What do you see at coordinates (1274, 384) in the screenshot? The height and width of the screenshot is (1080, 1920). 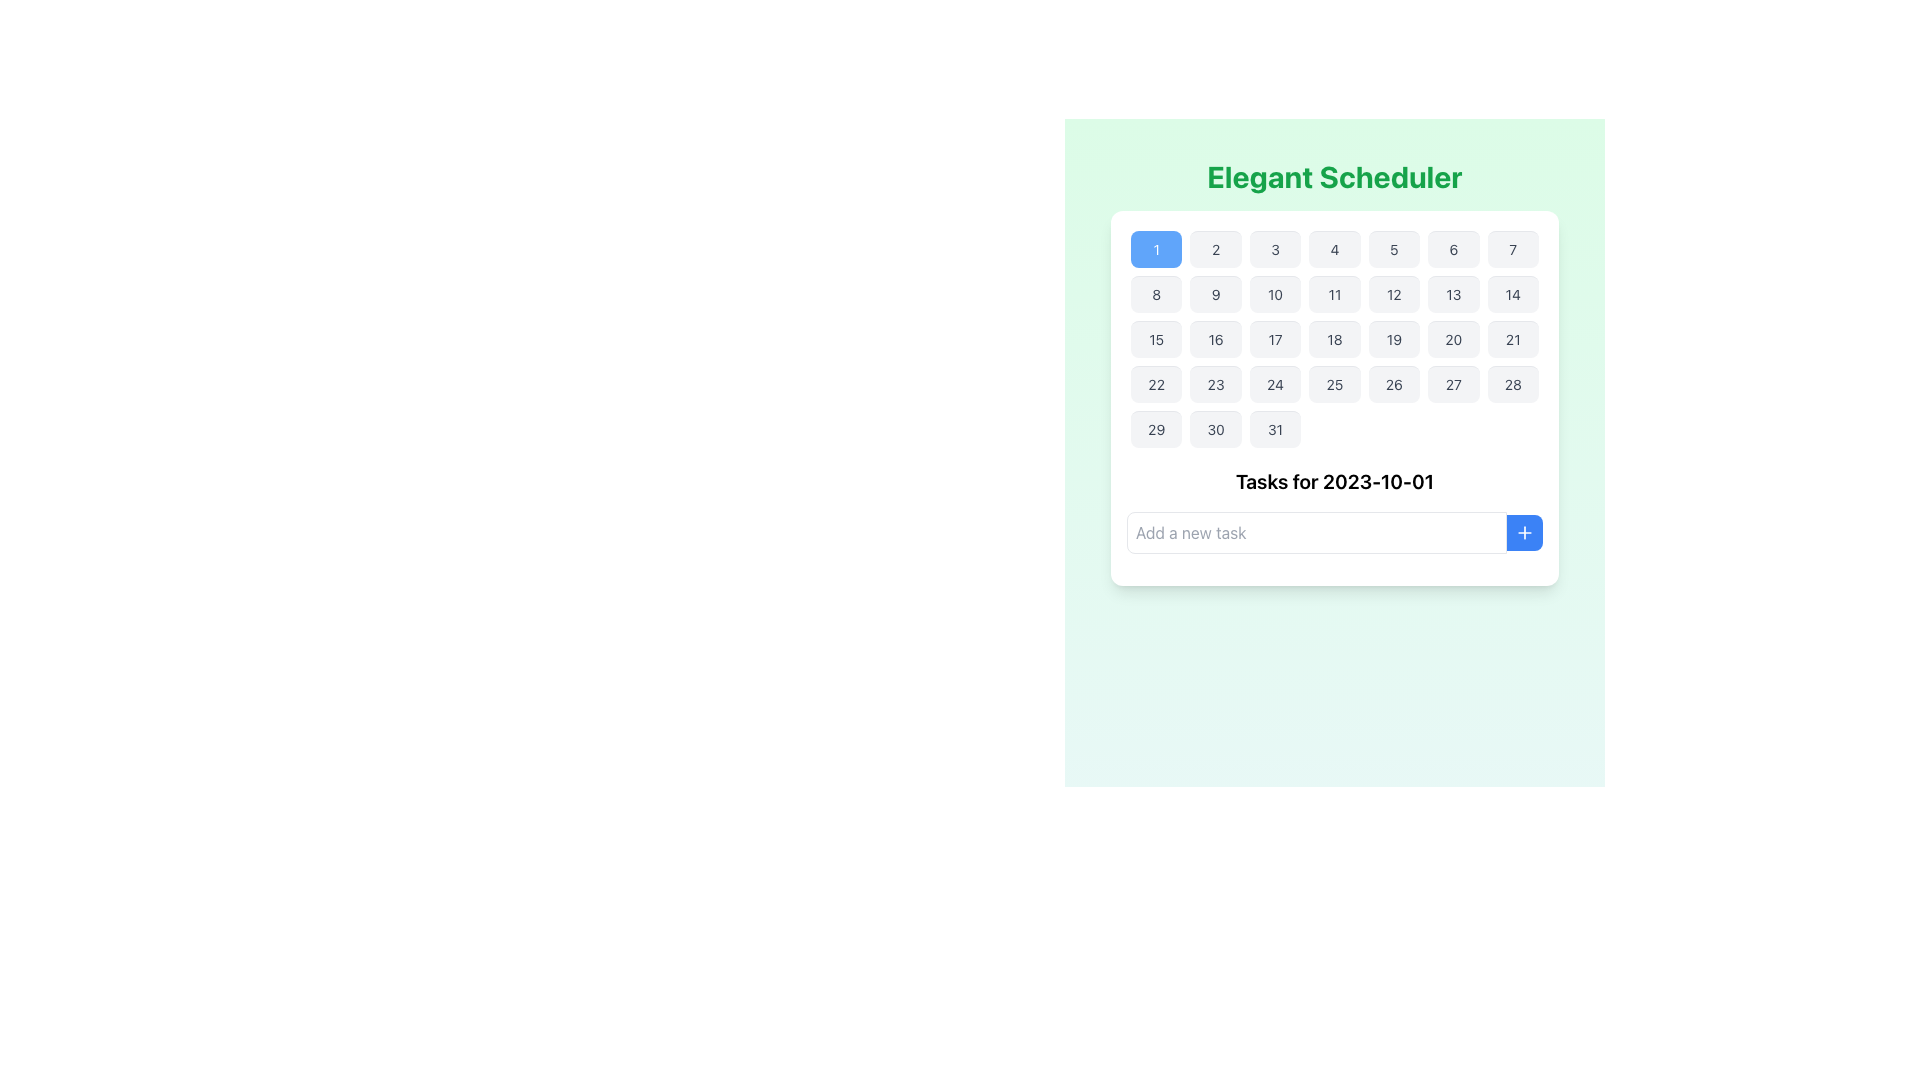 I see `the button representing the 24th day in the calendar interface` at bounding box center [1274, 384].